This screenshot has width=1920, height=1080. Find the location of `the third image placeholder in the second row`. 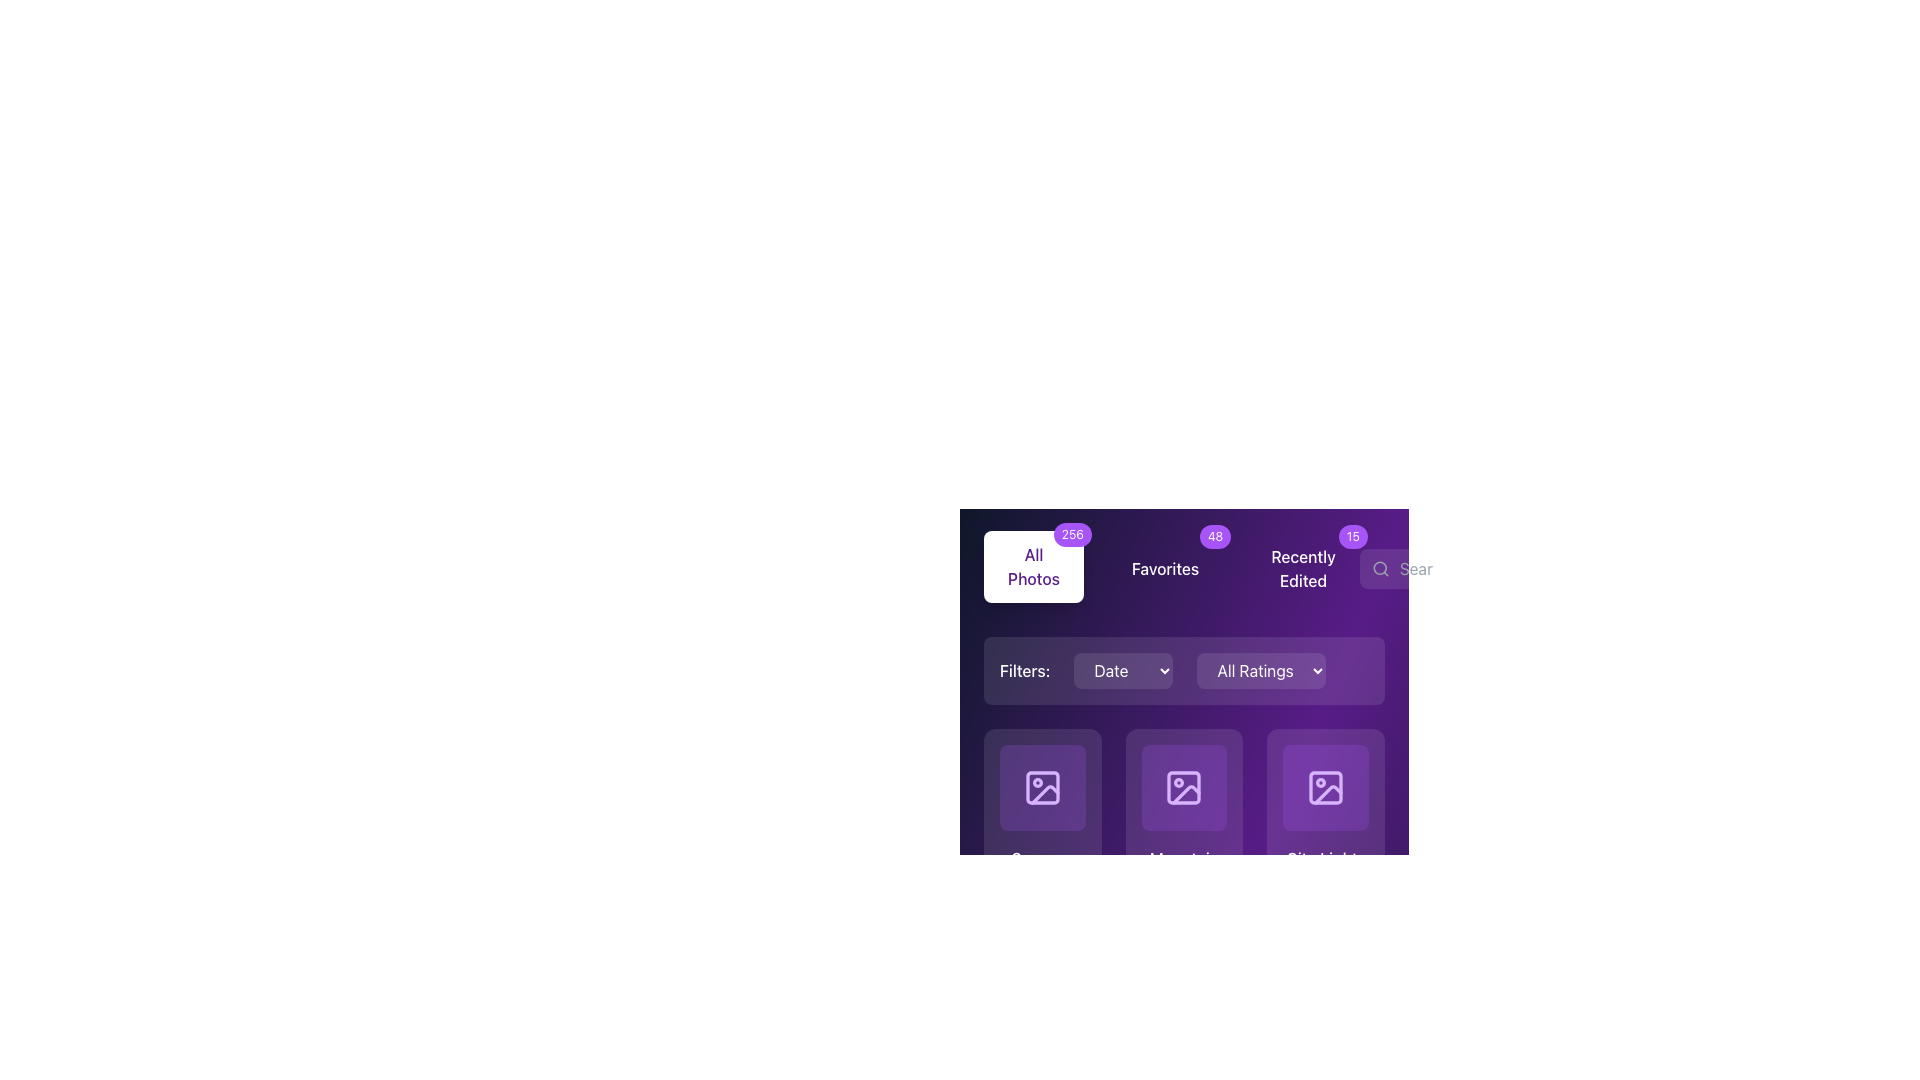

the third image placeholder in the second row is located at coordinates (1326, 786).